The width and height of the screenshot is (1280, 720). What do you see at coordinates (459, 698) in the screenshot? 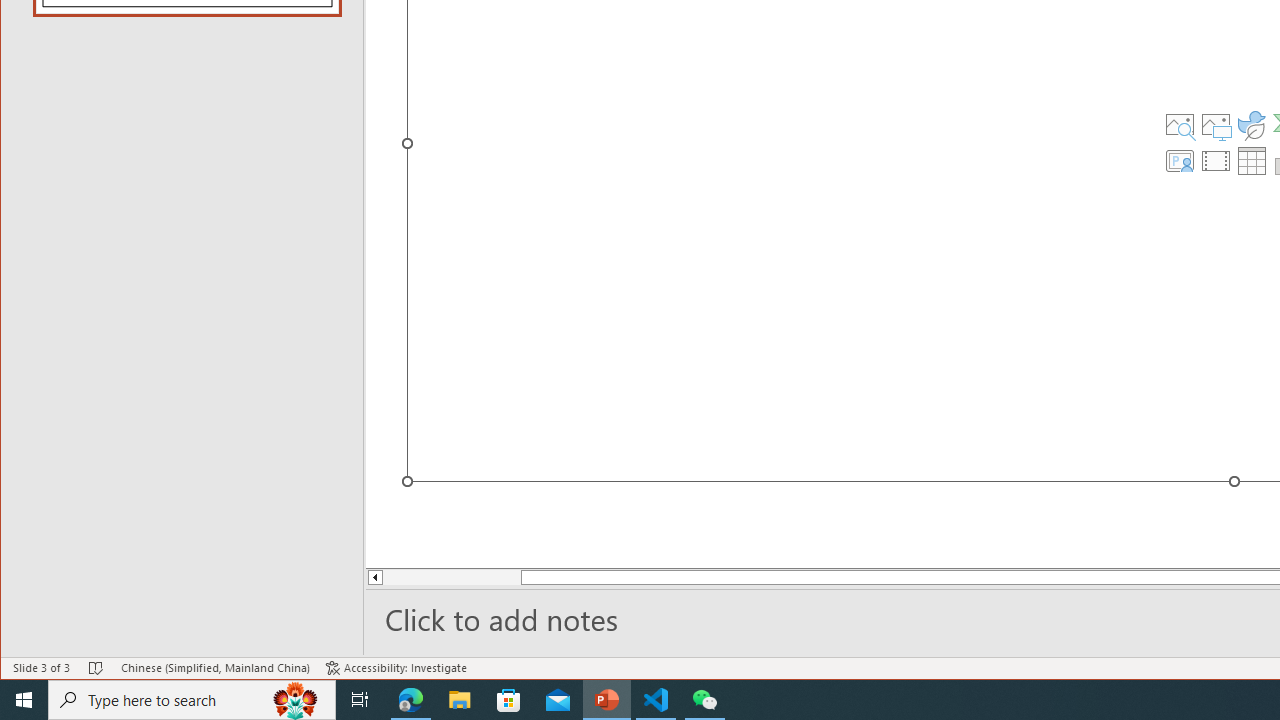
I see `'File Explorer'` at bounding box center [459, 698].